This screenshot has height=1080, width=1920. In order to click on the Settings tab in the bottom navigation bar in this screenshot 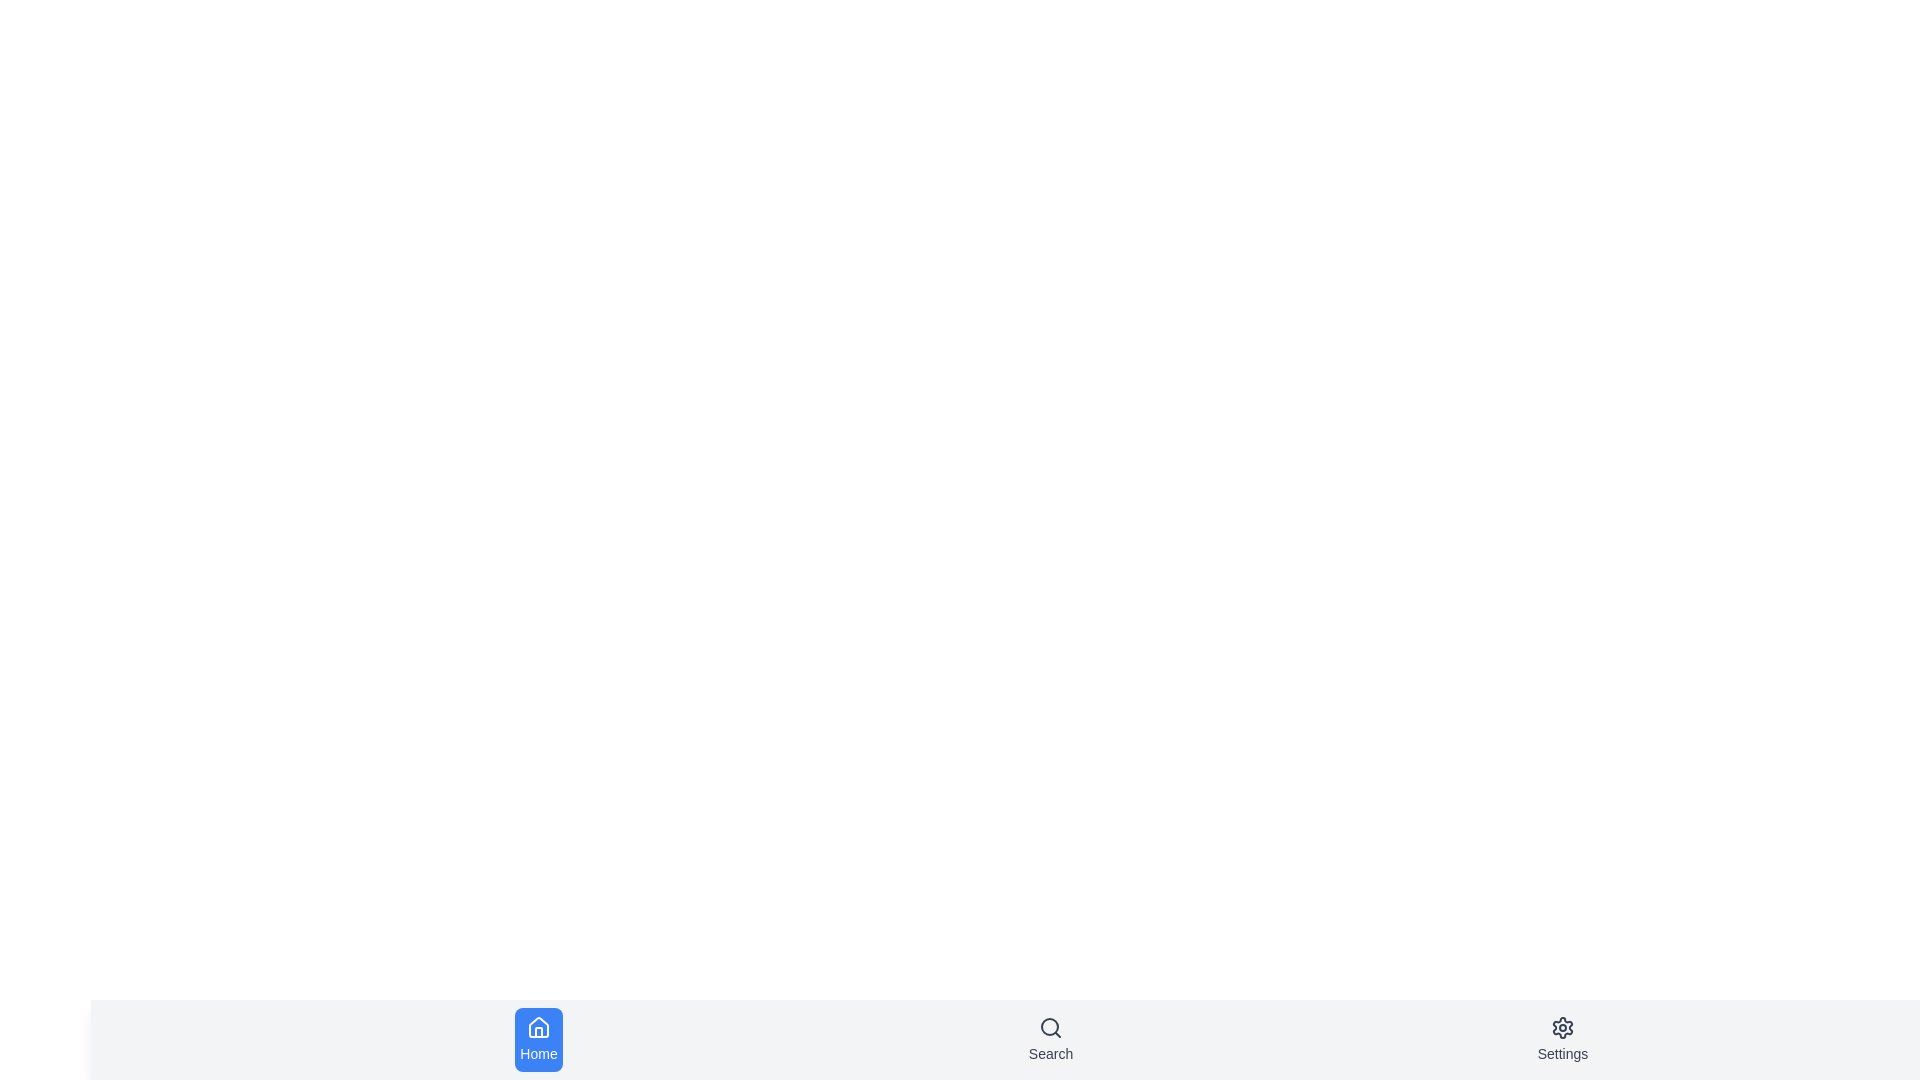, I will do `click(1562, 1039)`.